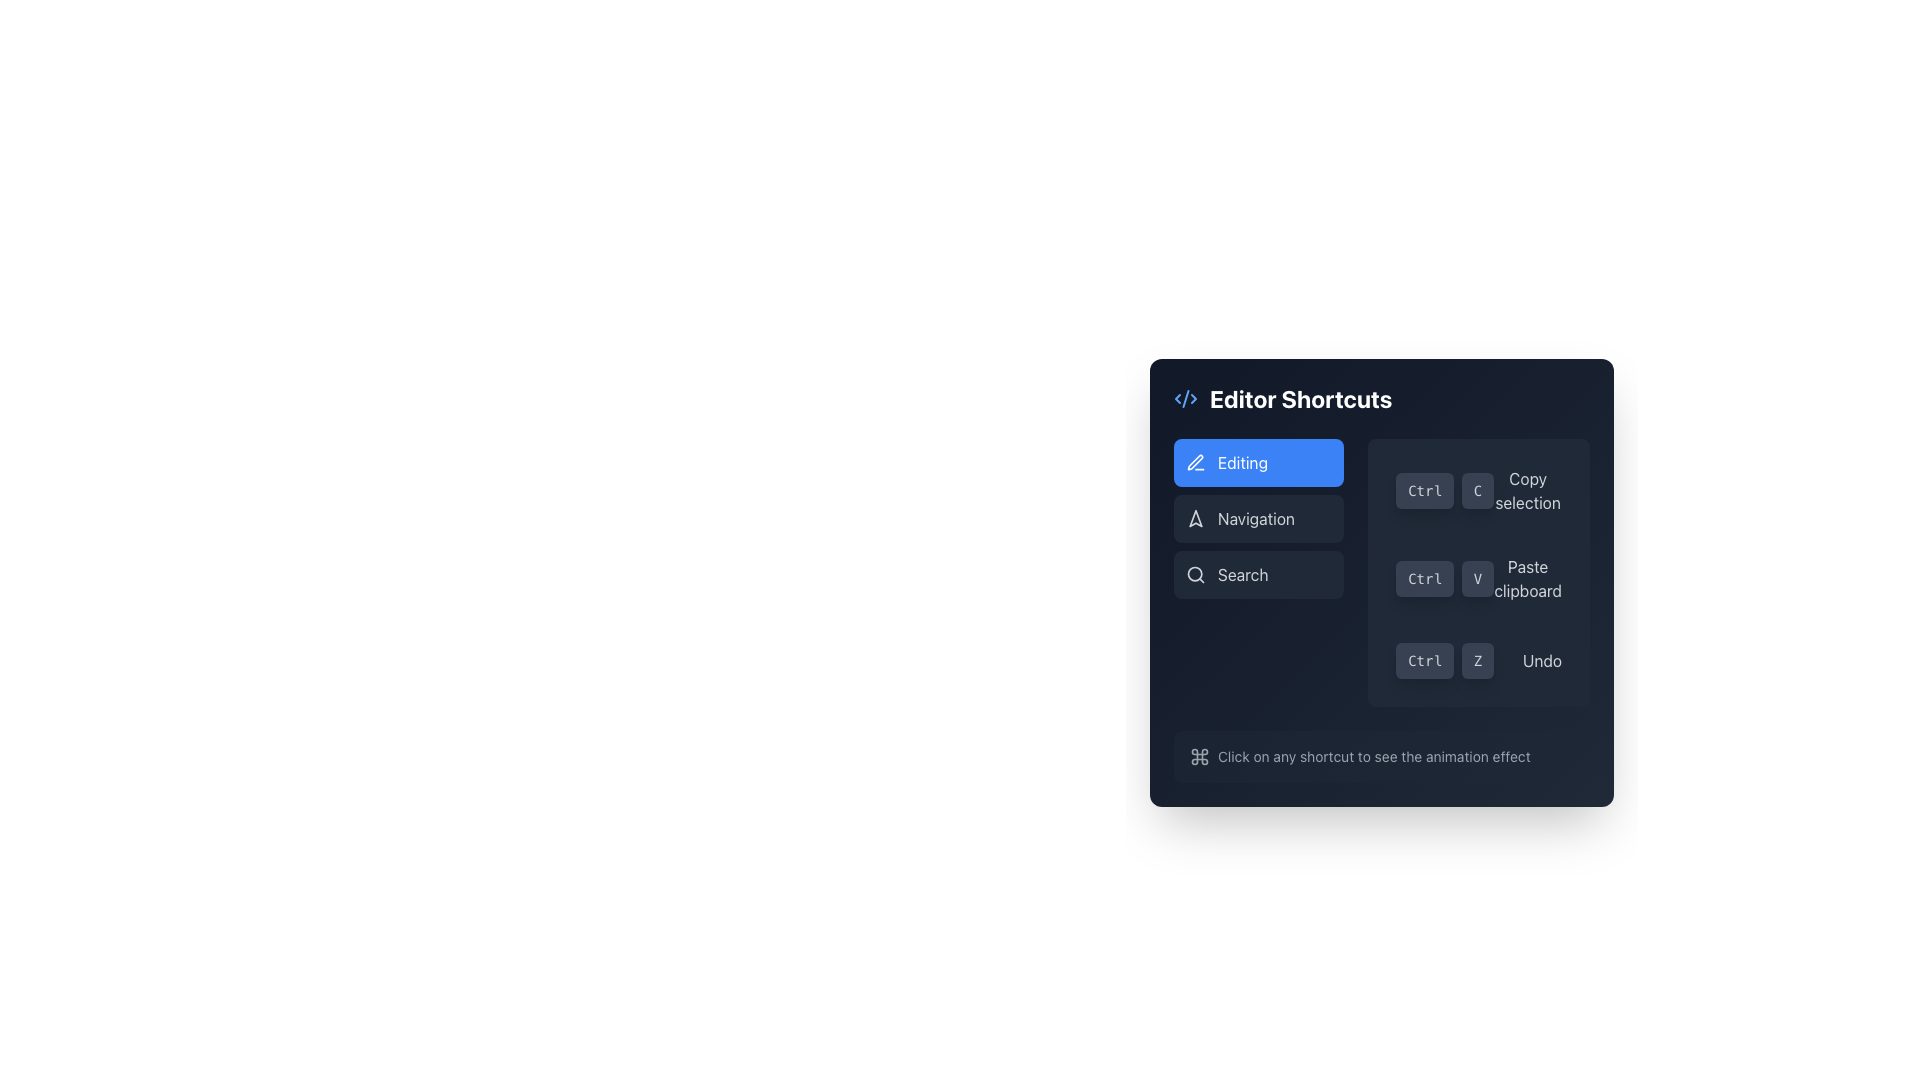 Image resolution: width=1920 pixels, height=1080 pixels. What do you see at coordinates (1478, 490) in the screenshot?
I see `the button labeled 'C', which is used for the 'Copy' action in conjunction with the 'Ctrl' button, located in the middle-right section of the interface` at bounding box center [1478, 490].